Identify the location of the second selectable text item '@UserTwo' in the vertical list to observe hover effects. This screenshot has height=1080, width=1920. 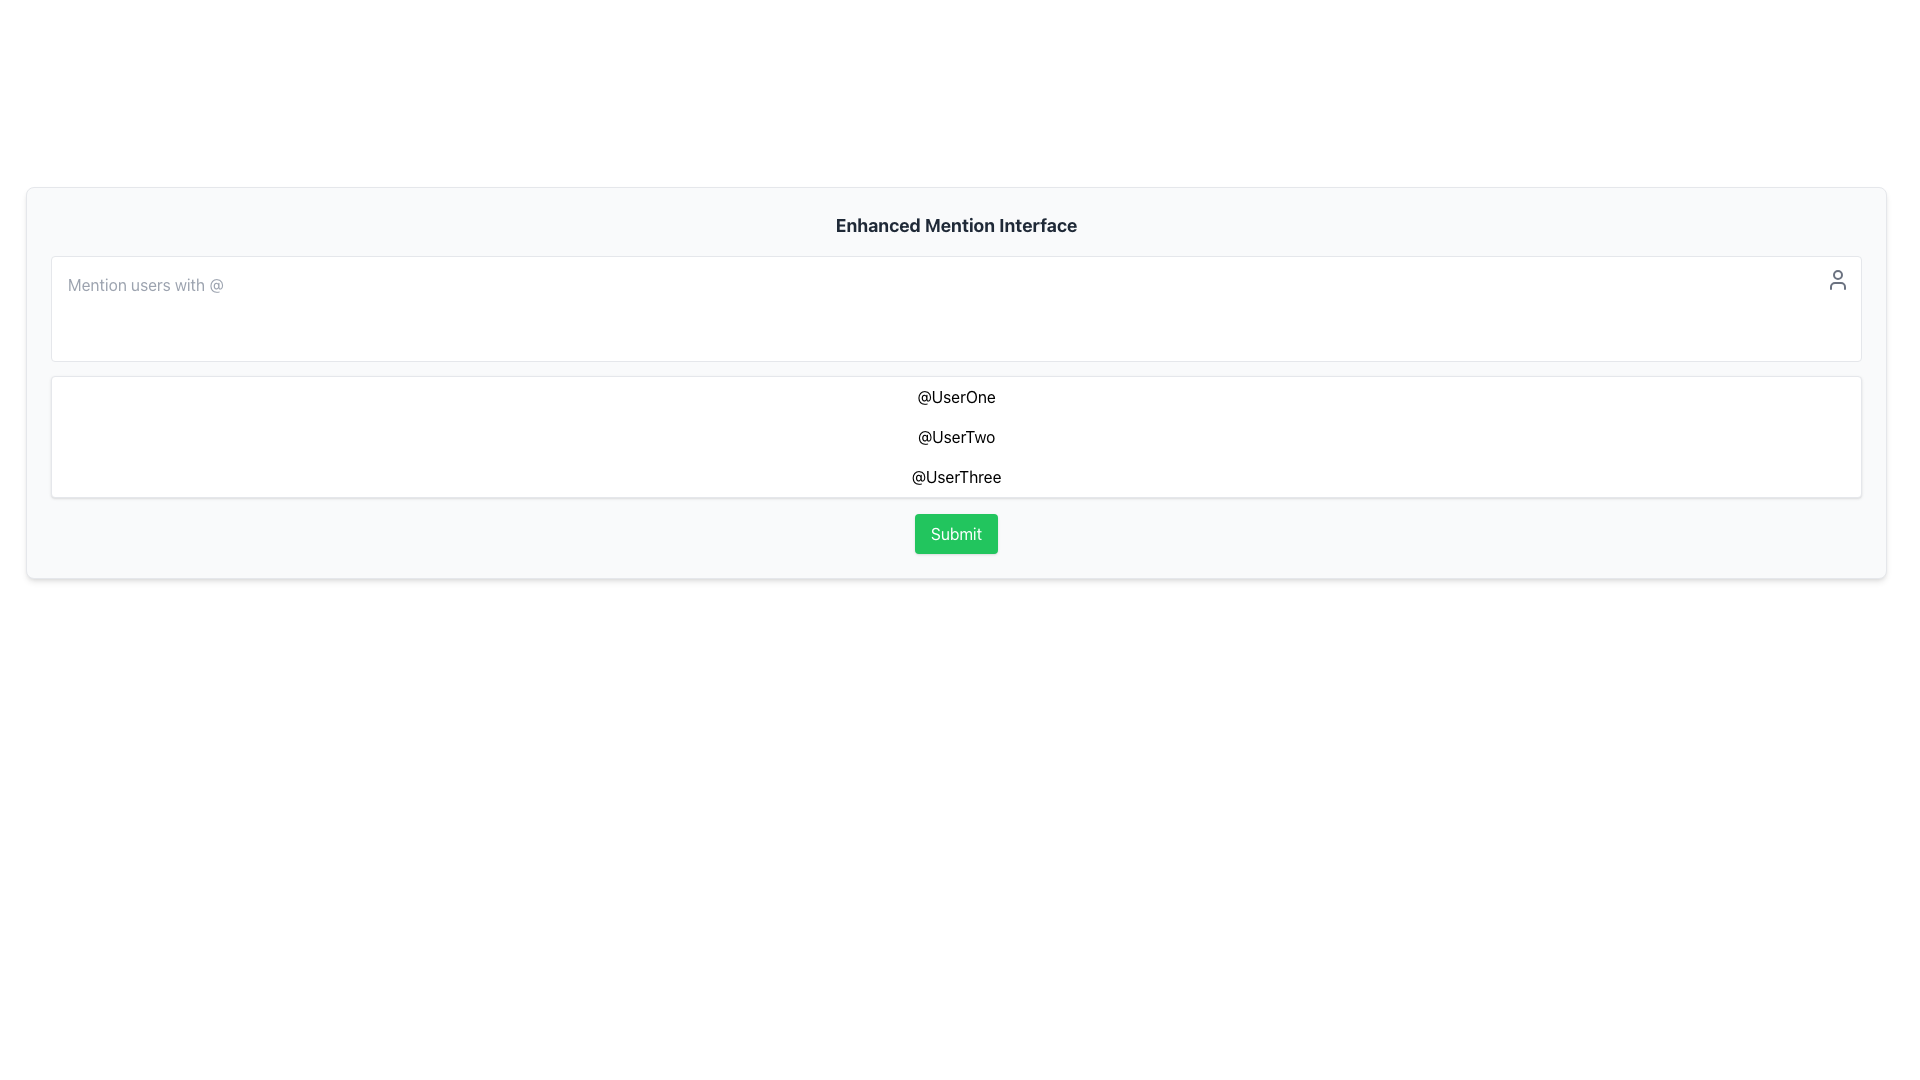
(955, 435).